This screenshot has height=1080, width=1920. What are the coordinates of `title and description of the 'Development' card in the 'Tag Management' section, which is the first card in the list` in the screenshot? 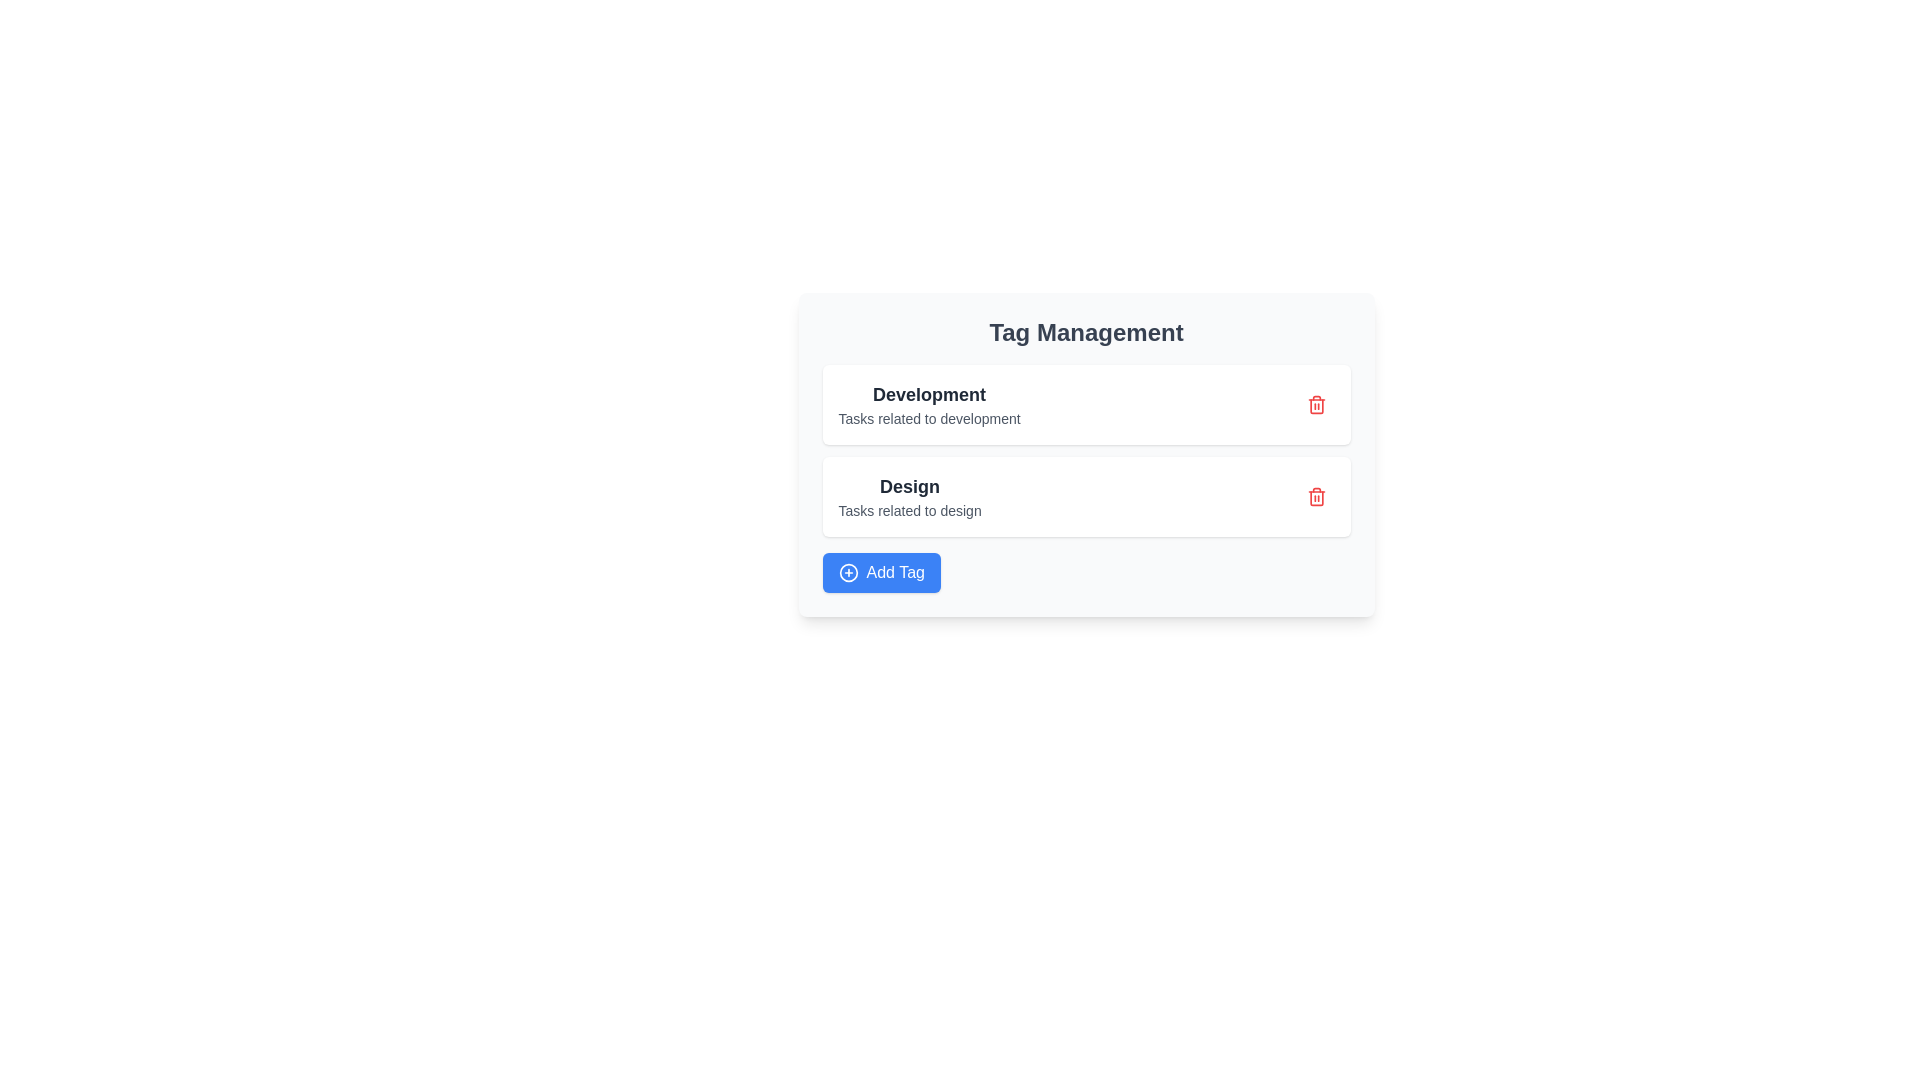 It's located at (1085, 405).